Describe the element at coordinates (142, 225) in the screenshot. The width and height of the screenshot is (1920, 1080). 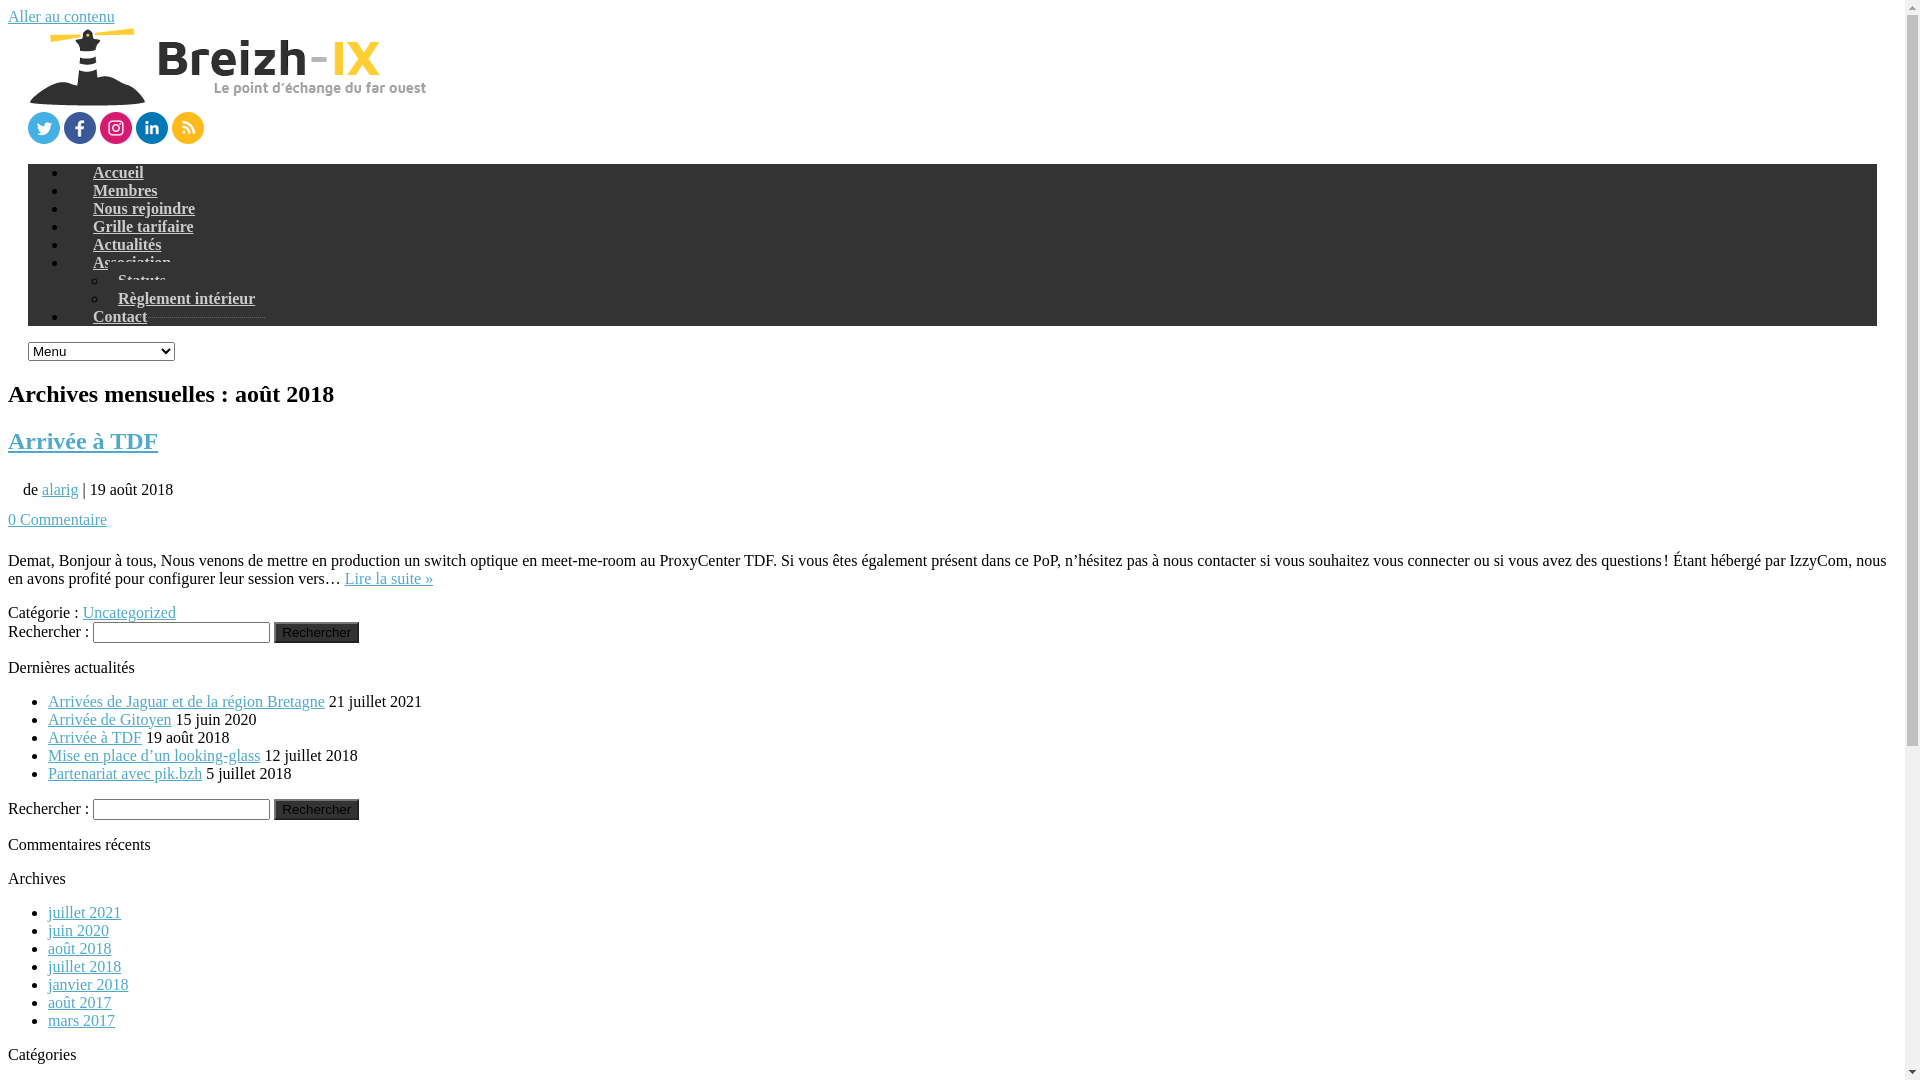
I see `'Grille tarifaire'` at that location.